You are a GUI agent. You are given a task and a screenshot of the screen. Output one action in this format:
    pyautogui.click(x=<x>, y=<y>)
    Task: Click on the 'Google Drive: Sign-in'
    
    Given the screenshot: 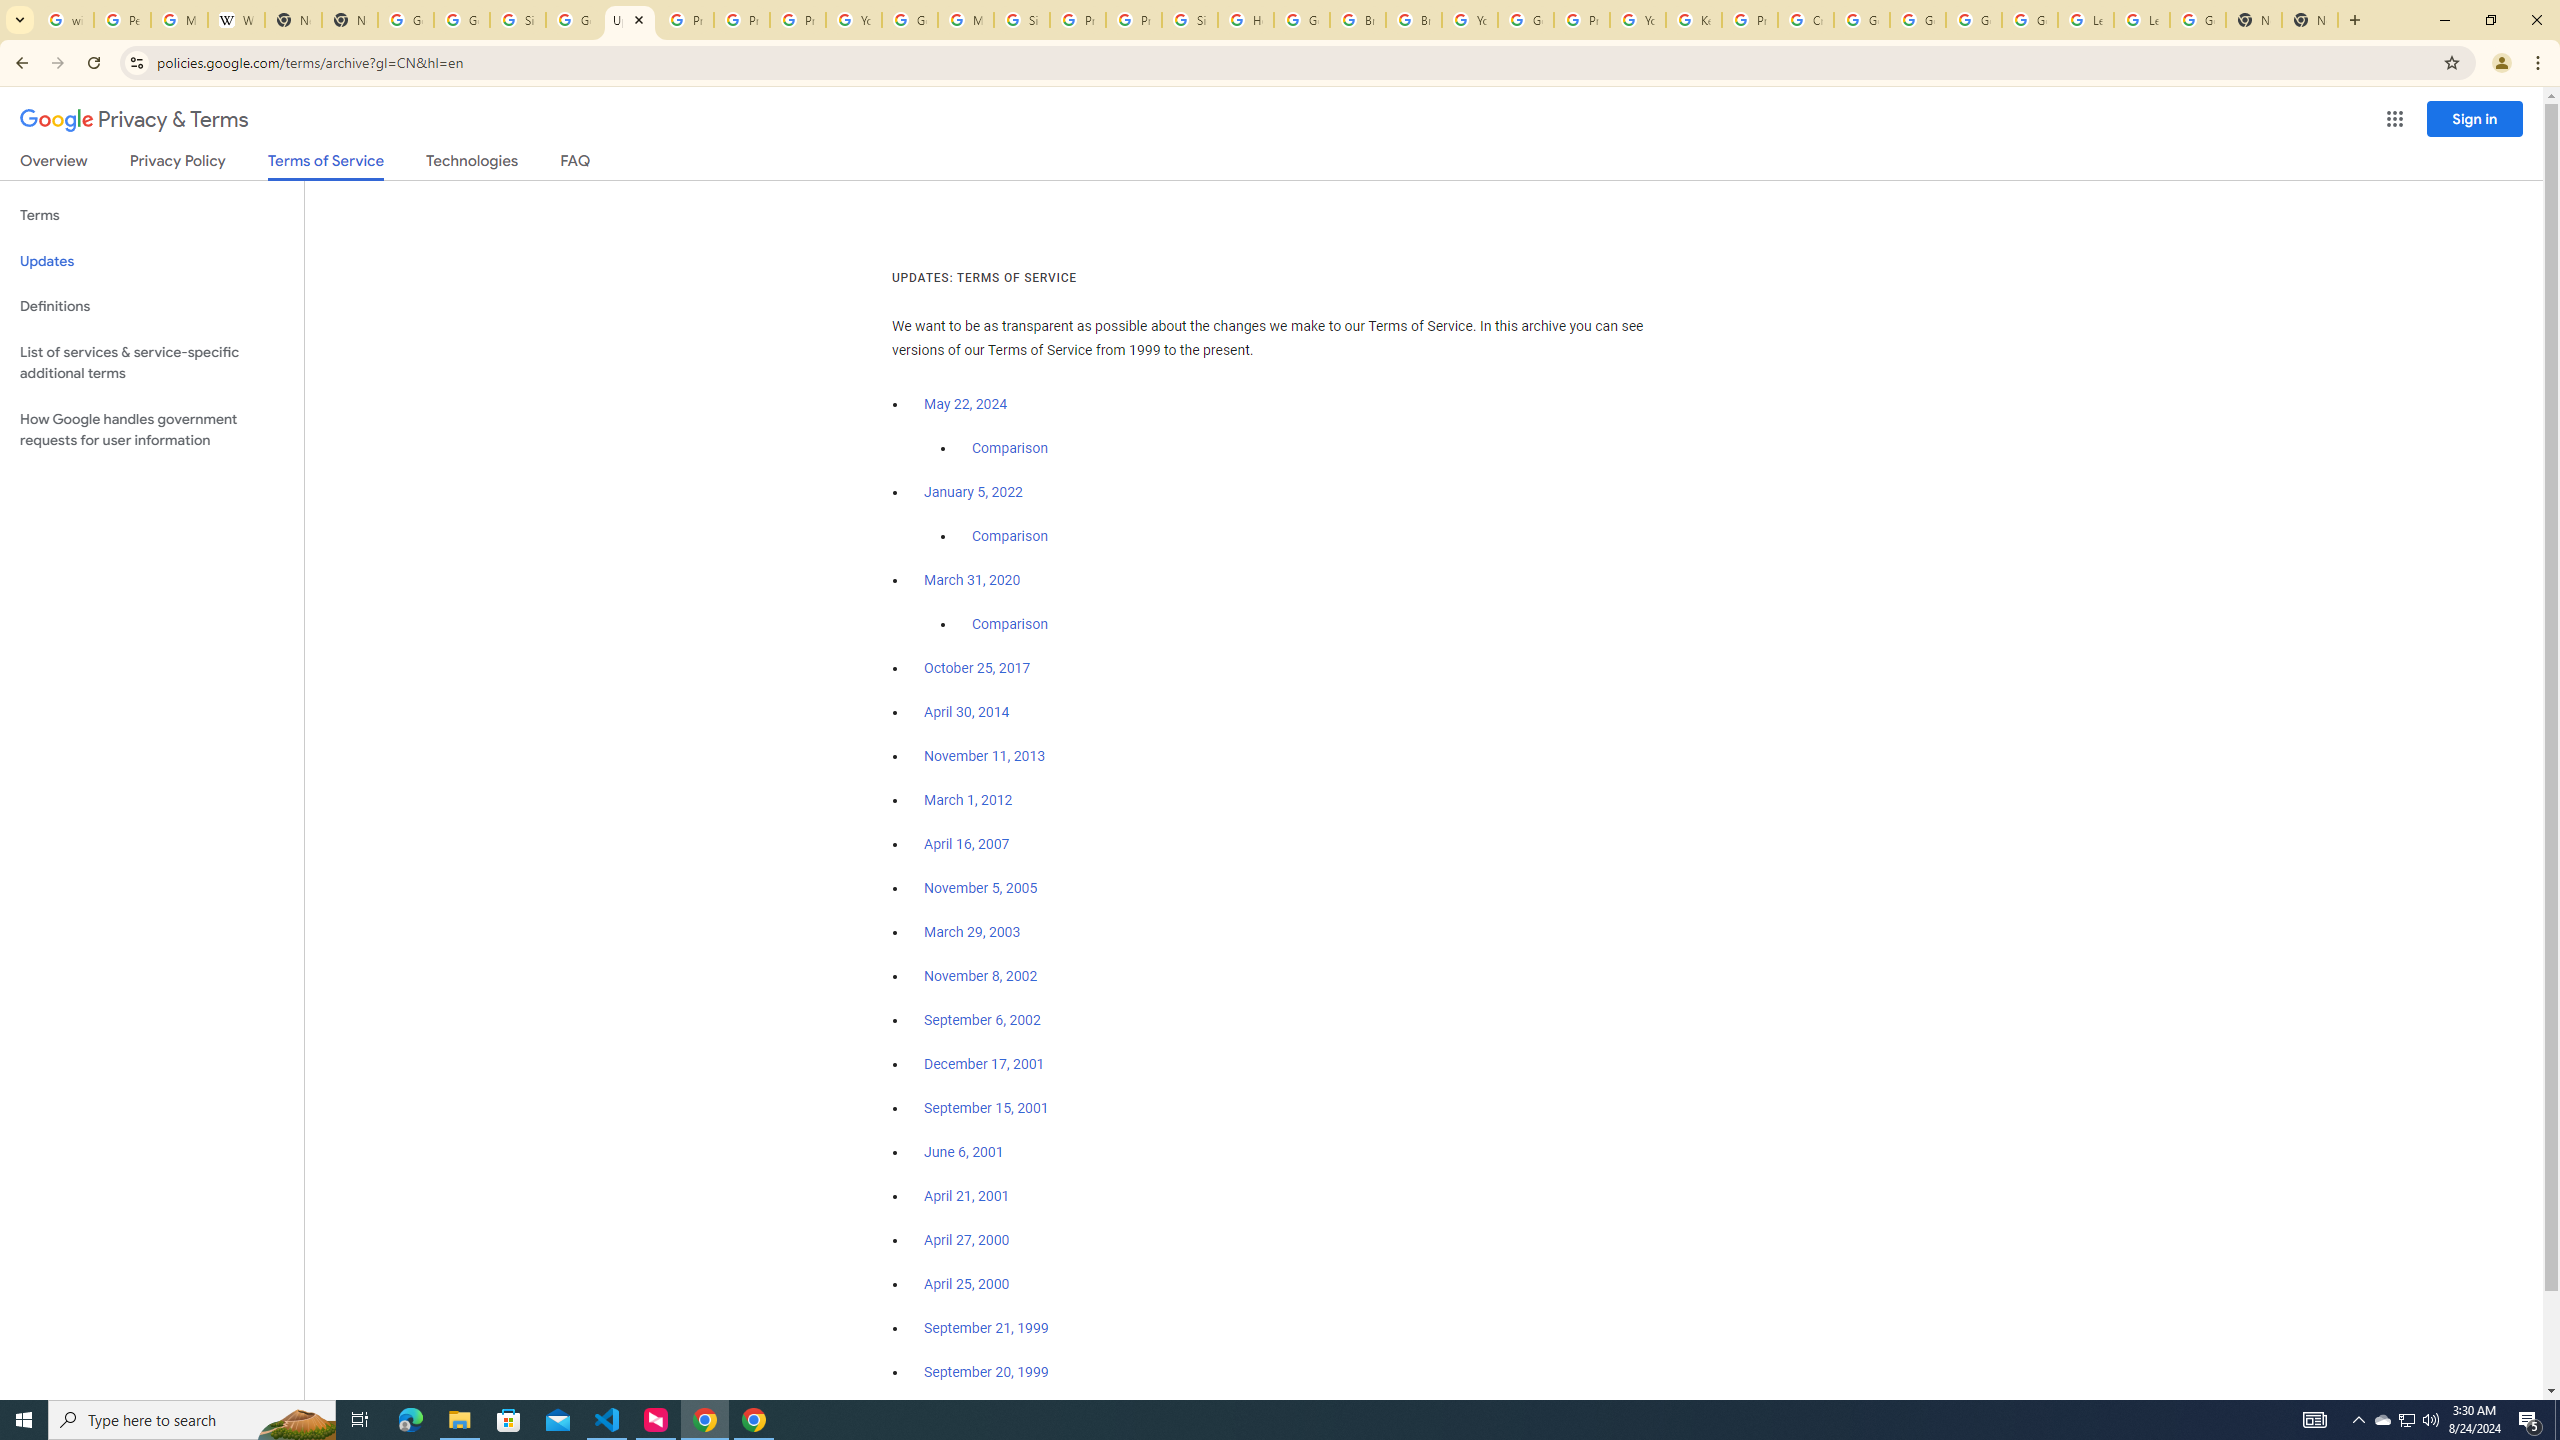 What is the action you would take?
    pyautogui.click(x=461, y=19)
    